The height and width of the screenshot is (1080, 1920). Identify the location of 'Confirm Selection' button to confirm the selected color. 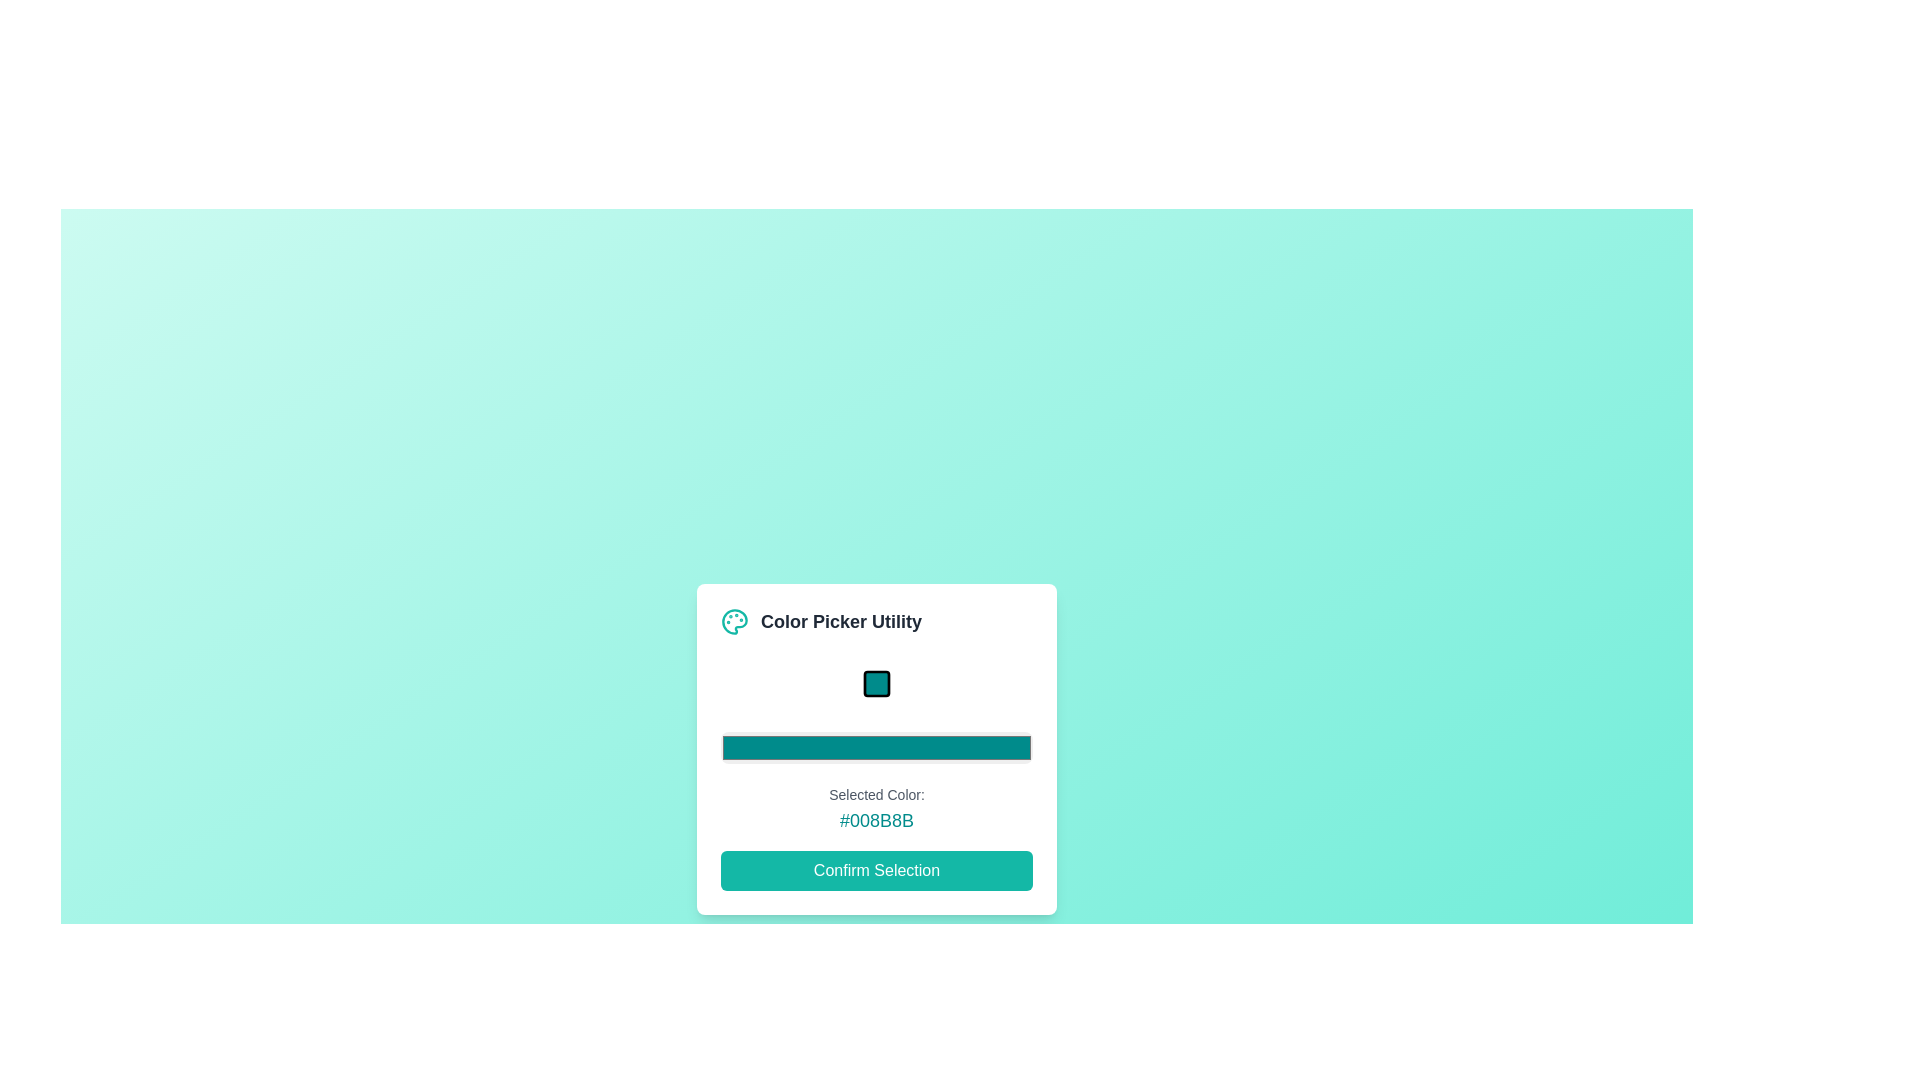
(877, 869).